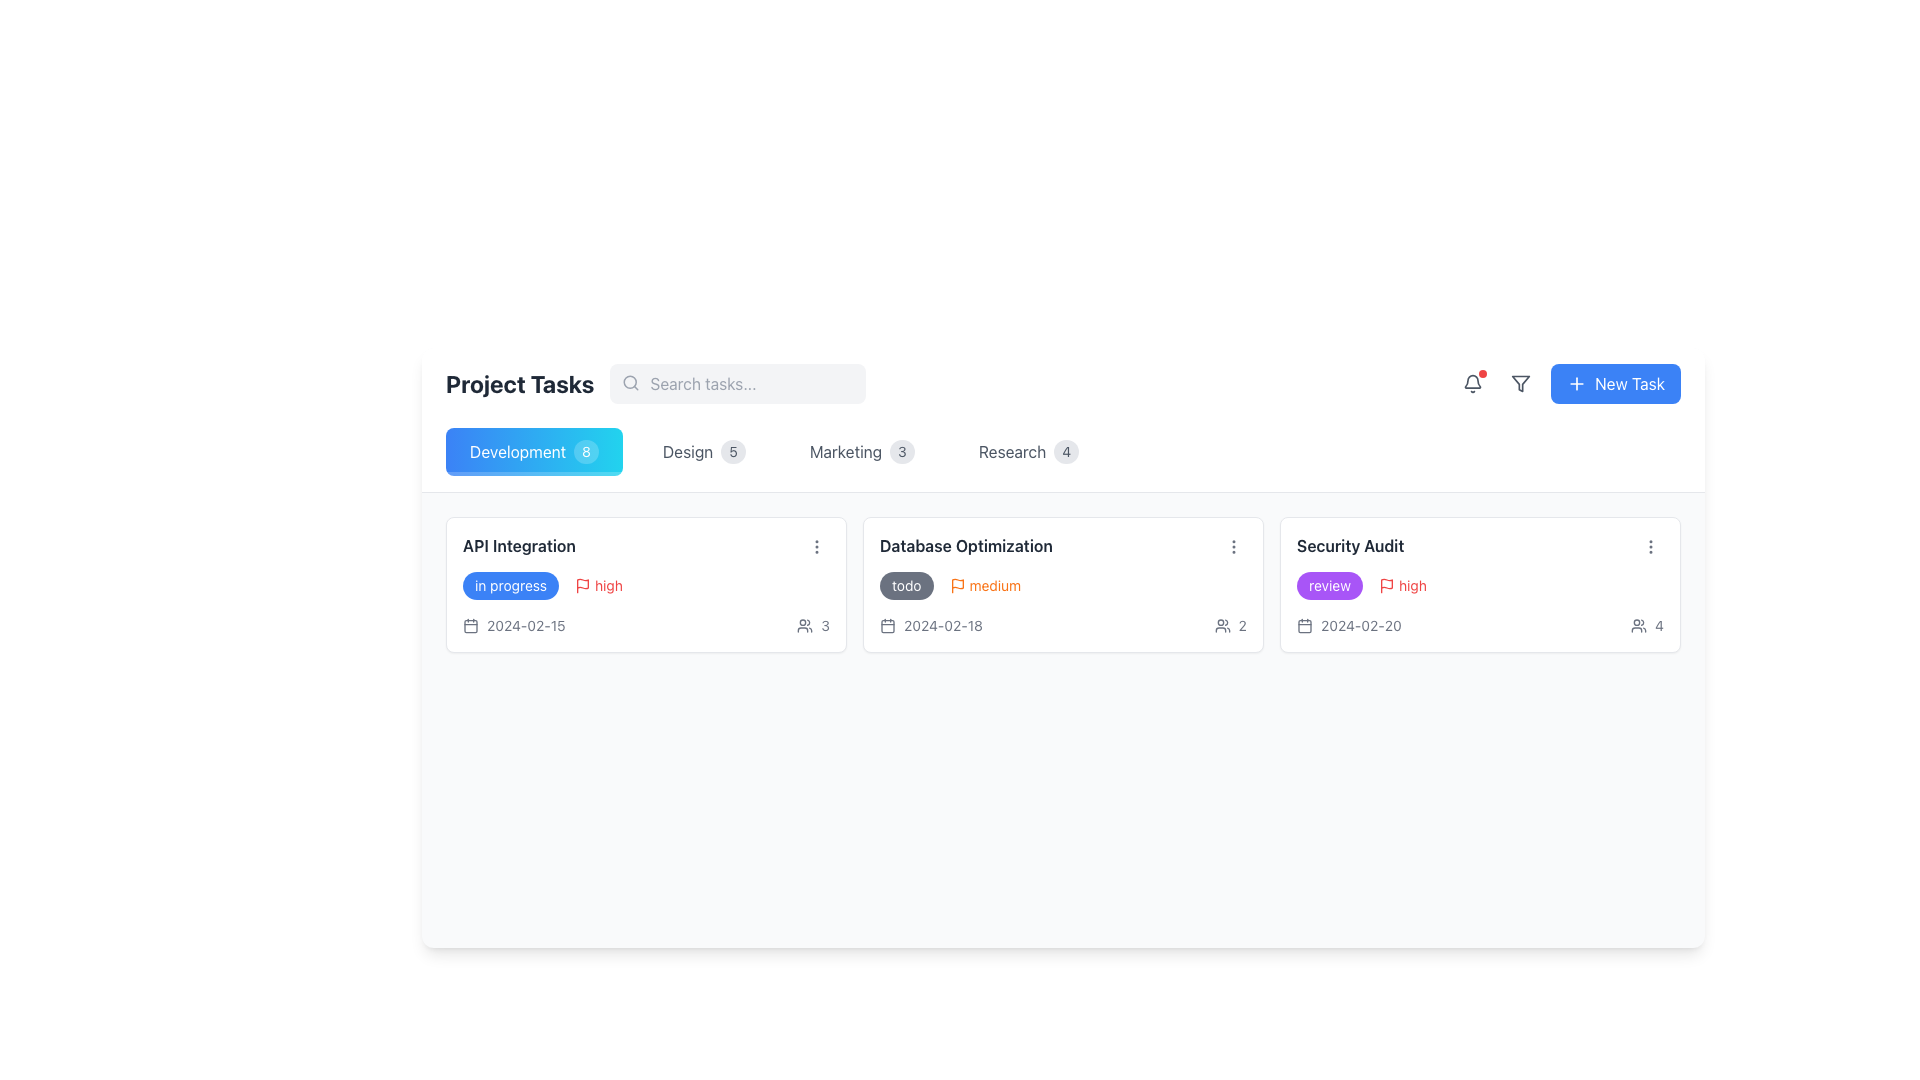 The image size is (1920, 1080). What do you see at coordinates (985, 585) in the screenshot?
I see `the medium priority label with associated icon located in the 'Database Optimization' card in the 'Project Tasks' section, which is next to the 'todo' label` at bounding box center [985, 585].